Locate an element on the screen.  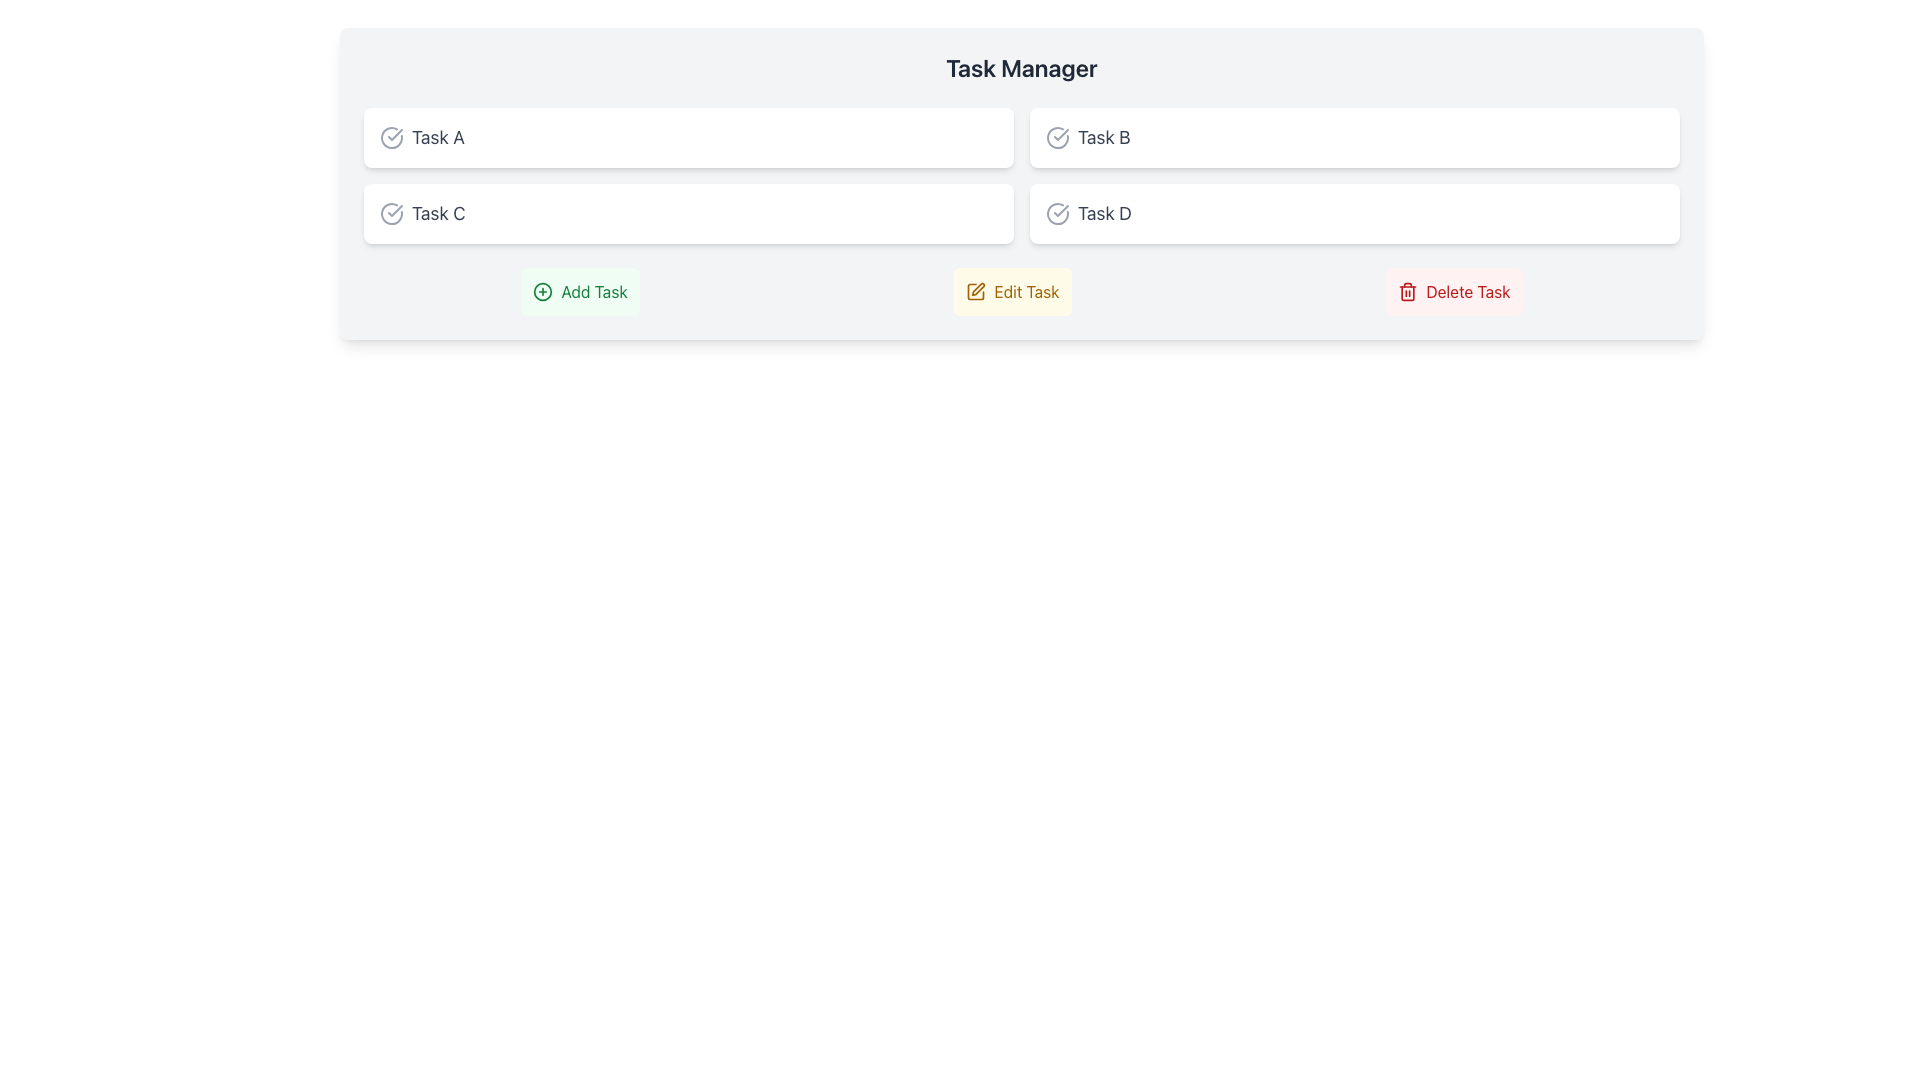
the delete task button is located at coordinates (1454, 292).